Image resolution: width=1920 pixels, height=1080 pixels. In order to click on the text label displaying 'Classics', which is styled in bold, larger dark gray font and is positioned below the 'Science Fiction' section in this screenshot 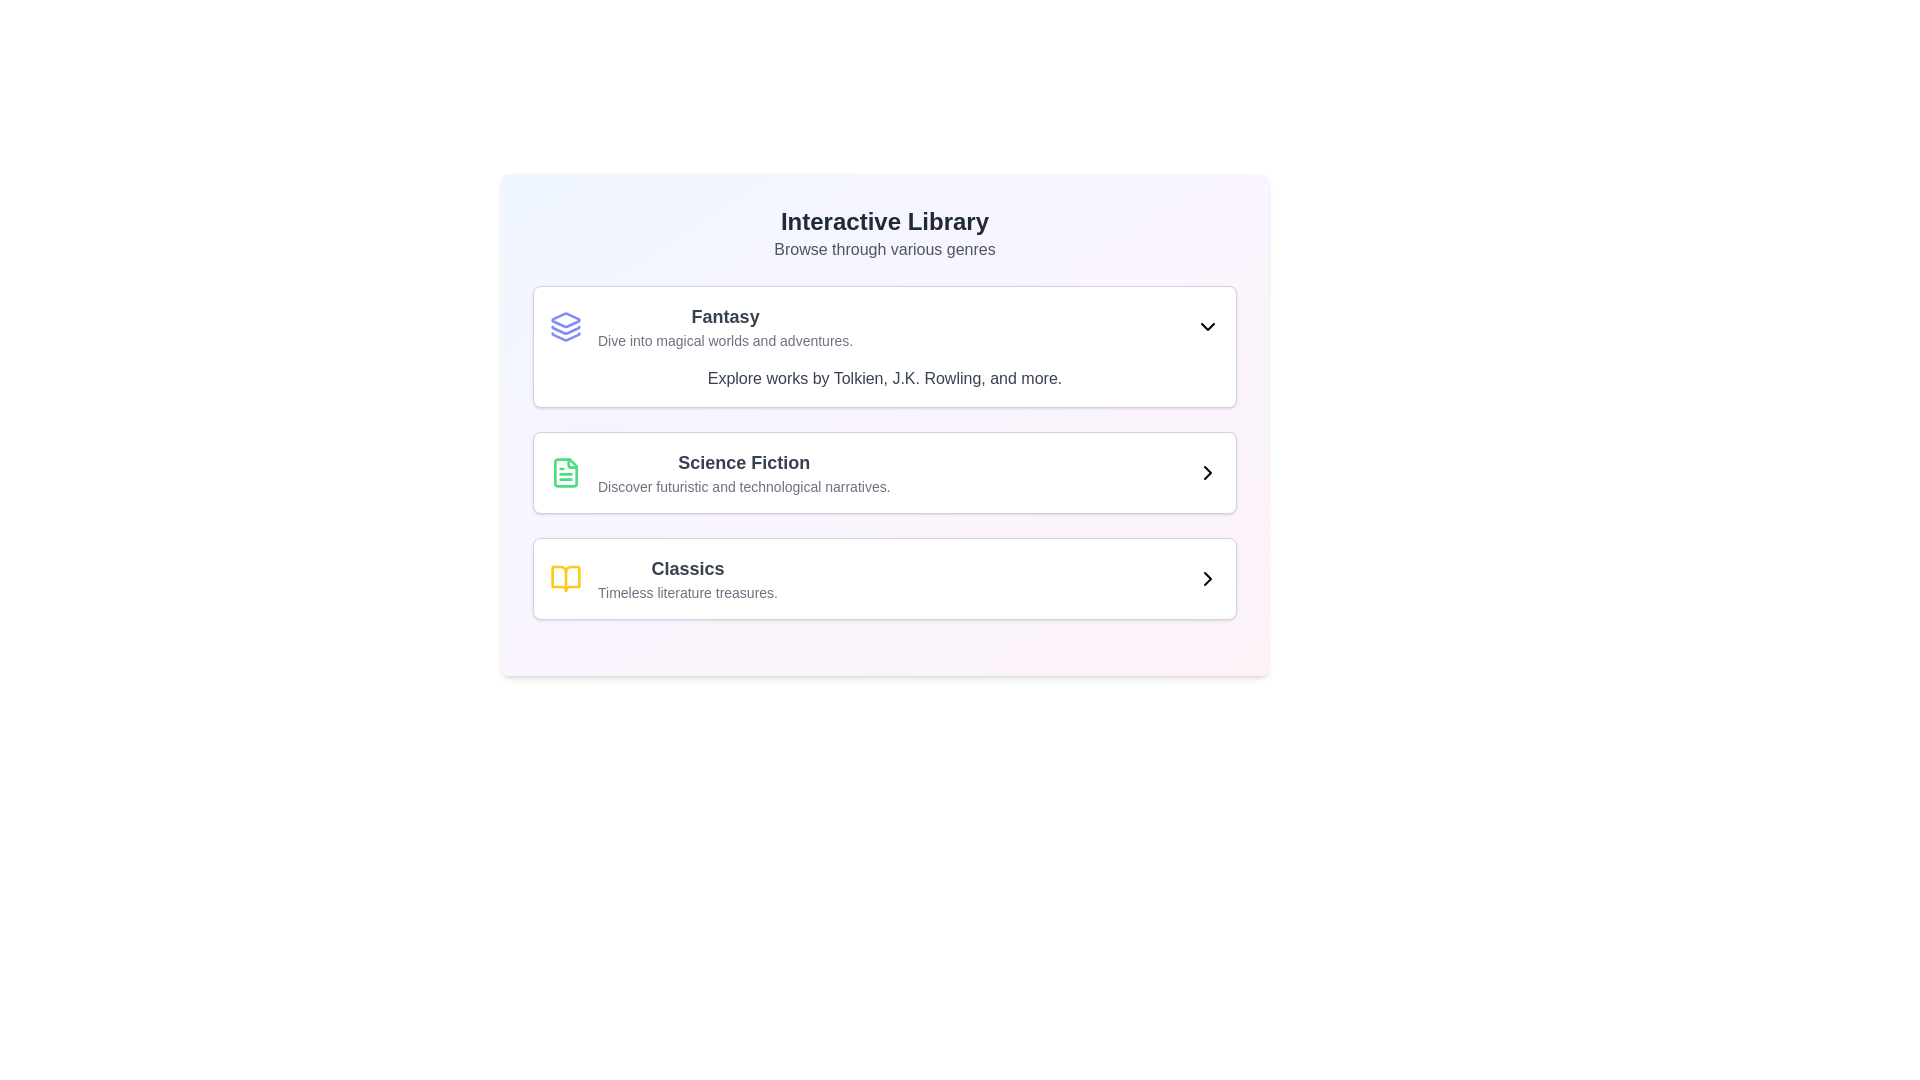, I will do `click(687, 569)`.